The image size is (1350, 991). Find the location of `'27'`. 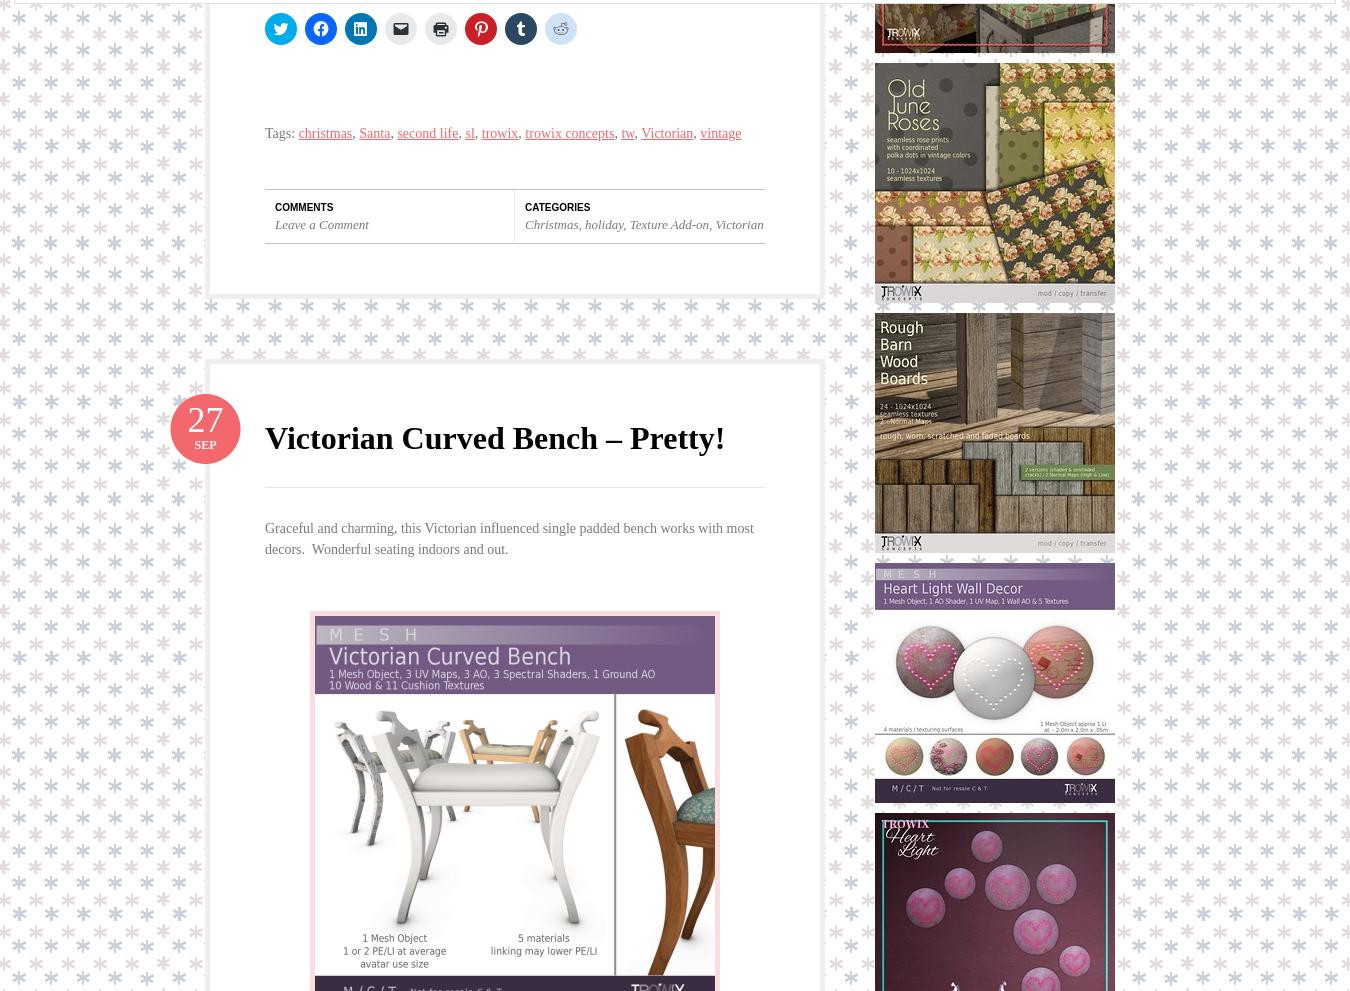

'27' is located at coordinates (205, 418).